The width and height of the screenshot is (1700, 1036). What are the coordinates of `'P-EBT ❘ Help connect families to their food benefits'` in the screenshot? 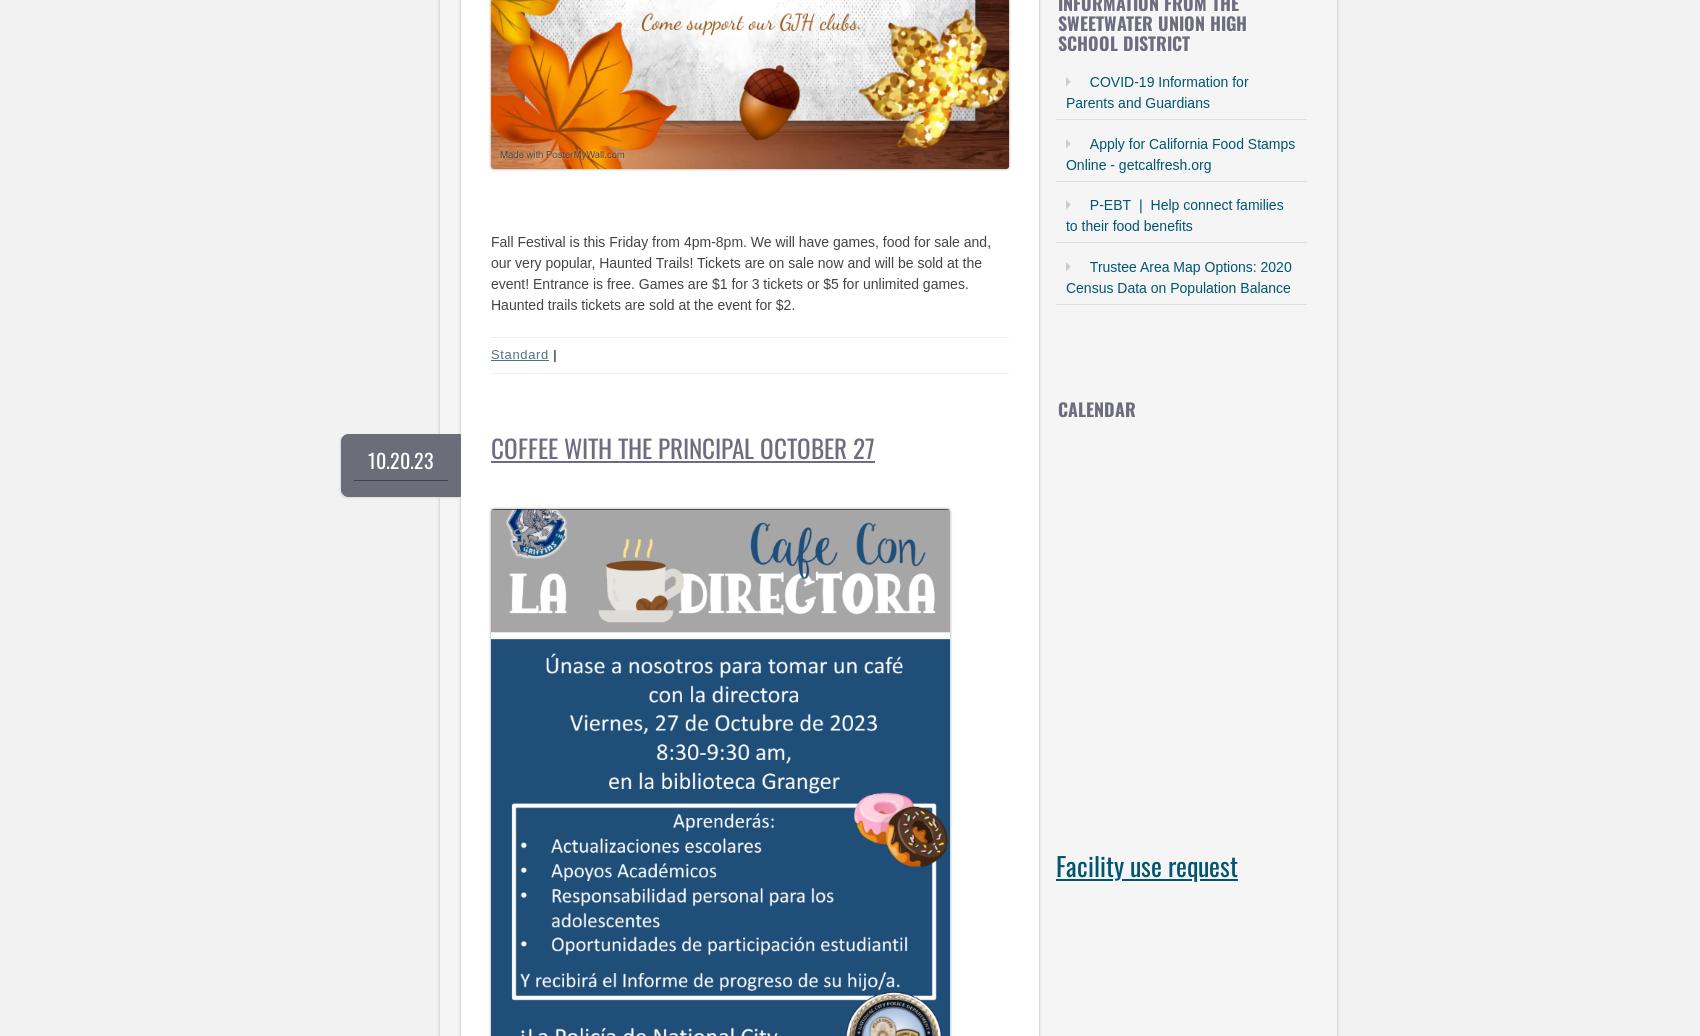 It's located at (1065, 215).